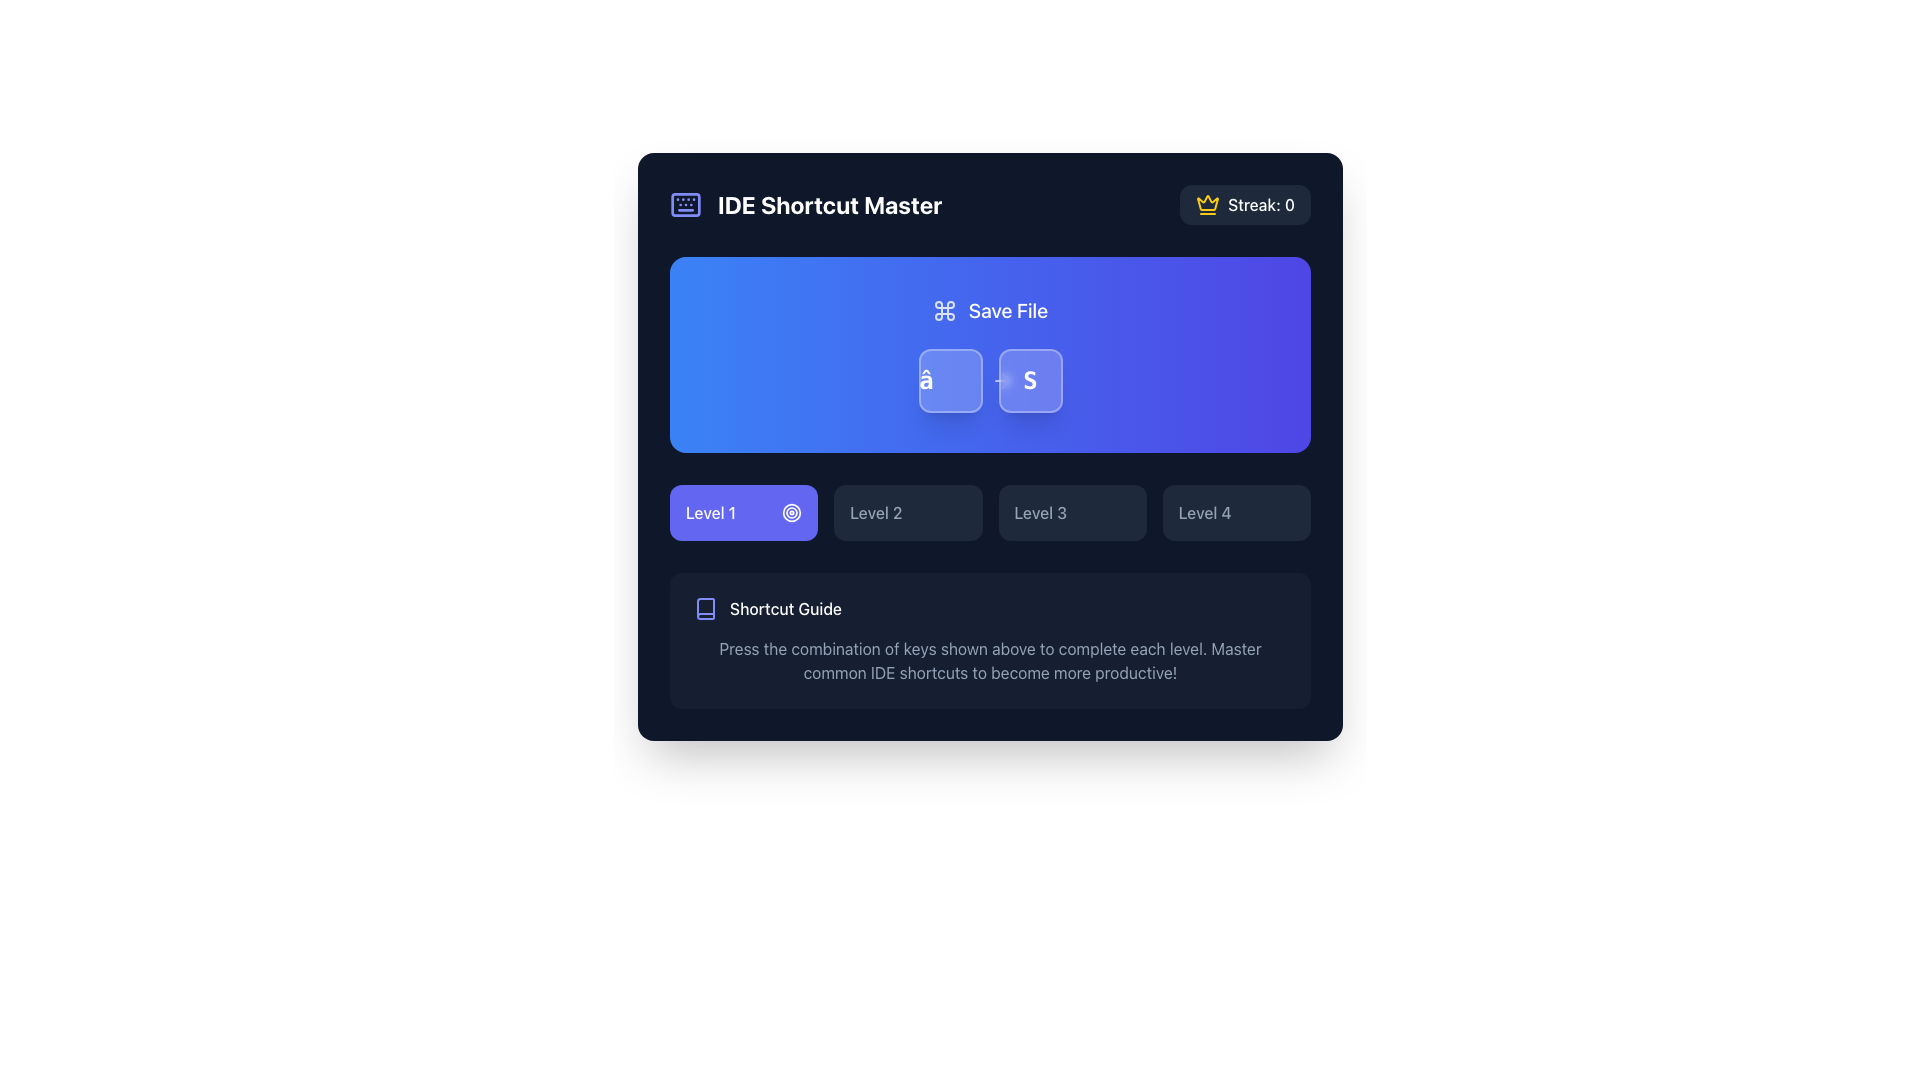  What do you see at coordinates (949, 381) in the screenshot?
I see `the left button of the Key Indicator for the 'Save File' action to get context` at bounding box center [949, 381].